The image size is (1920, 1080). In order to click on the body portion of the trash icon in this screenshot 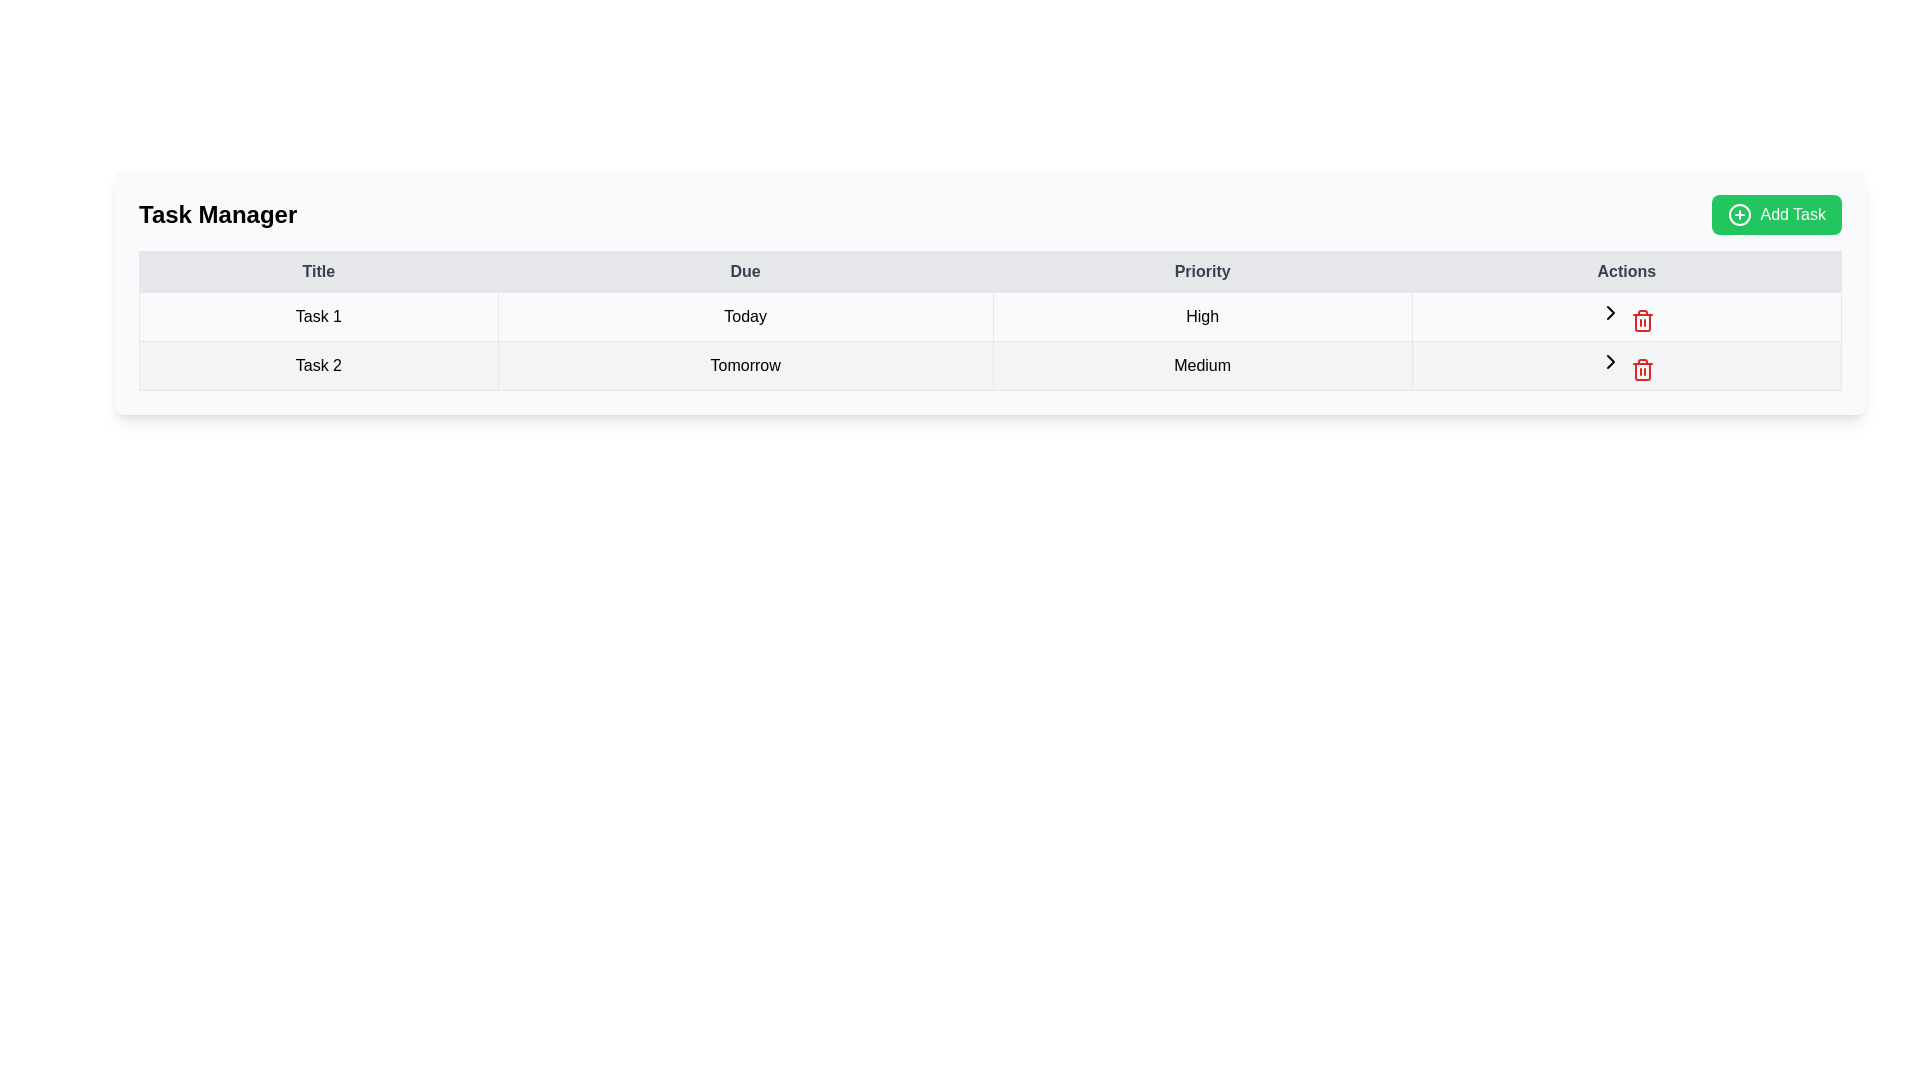, I will do `click(1642, 321)`.